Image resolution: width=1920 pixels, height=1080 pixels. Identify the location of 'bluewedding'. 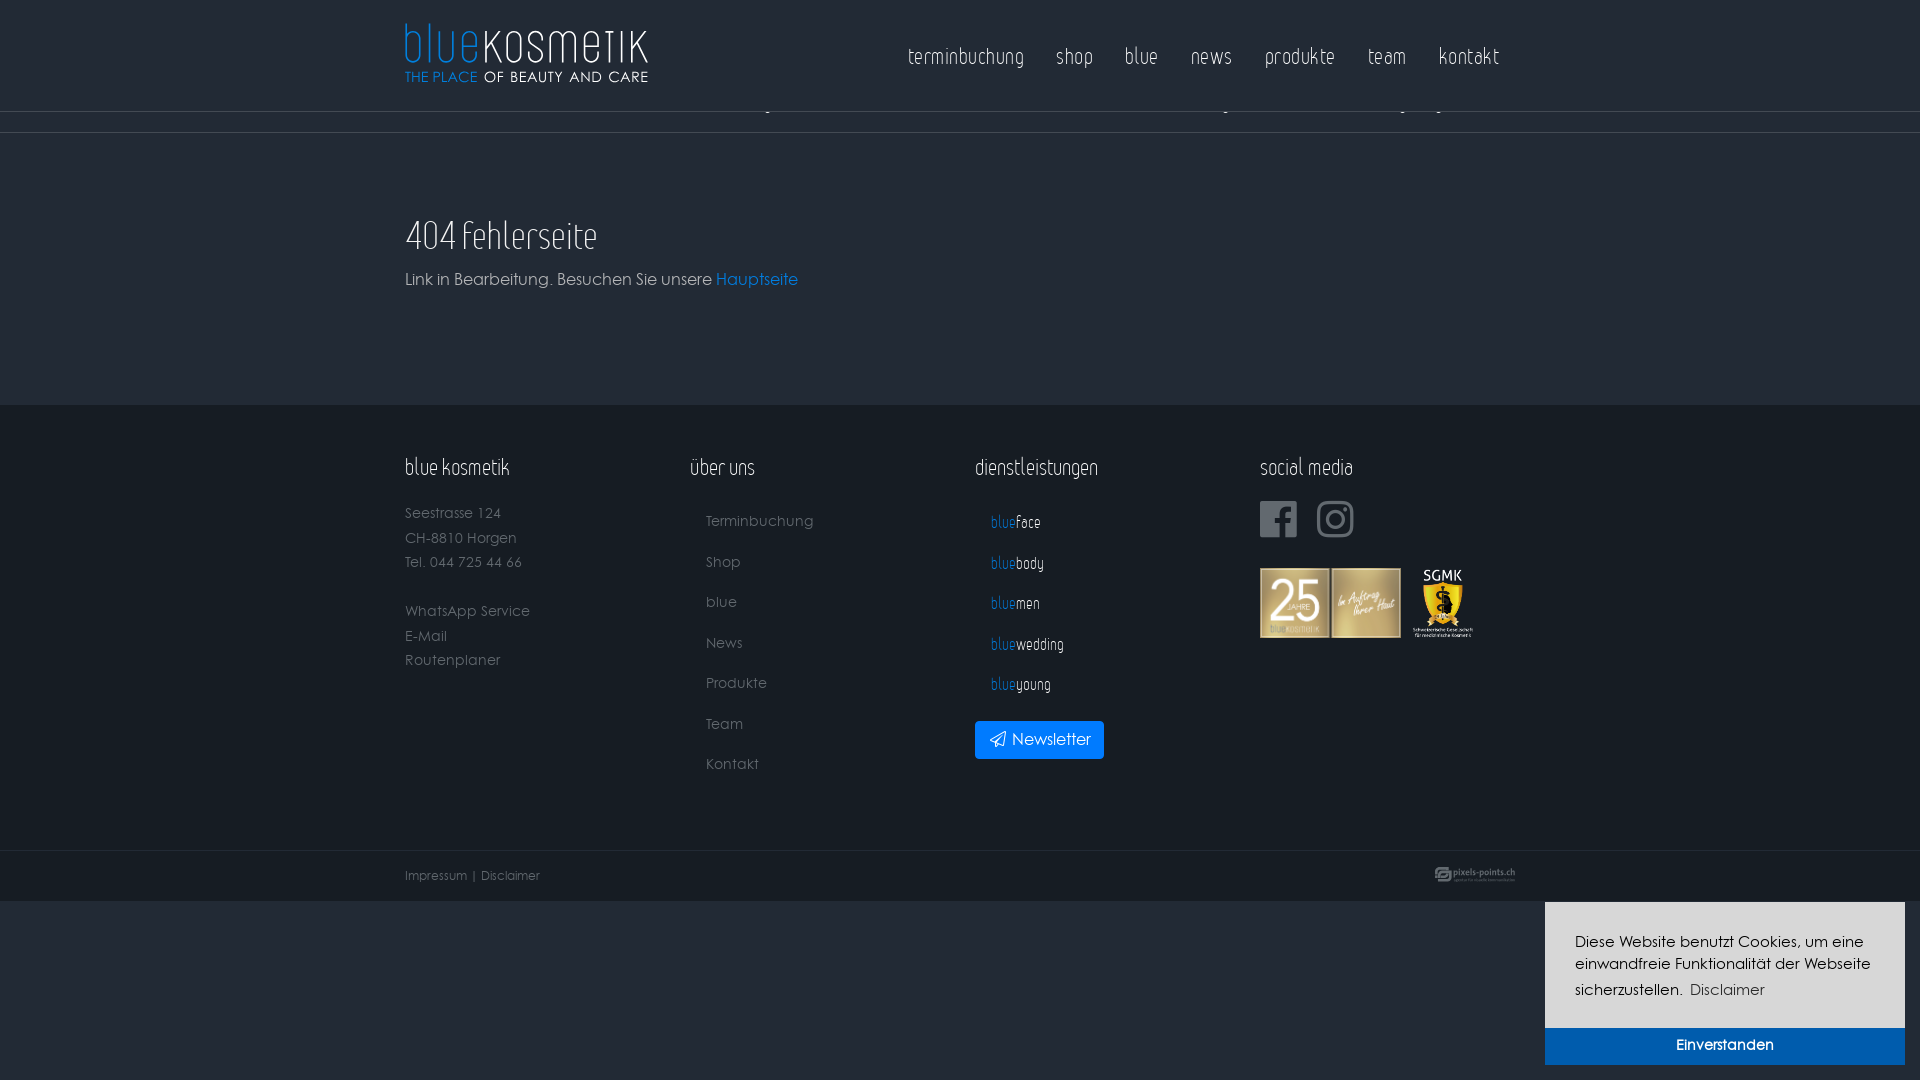
(1101, 644).